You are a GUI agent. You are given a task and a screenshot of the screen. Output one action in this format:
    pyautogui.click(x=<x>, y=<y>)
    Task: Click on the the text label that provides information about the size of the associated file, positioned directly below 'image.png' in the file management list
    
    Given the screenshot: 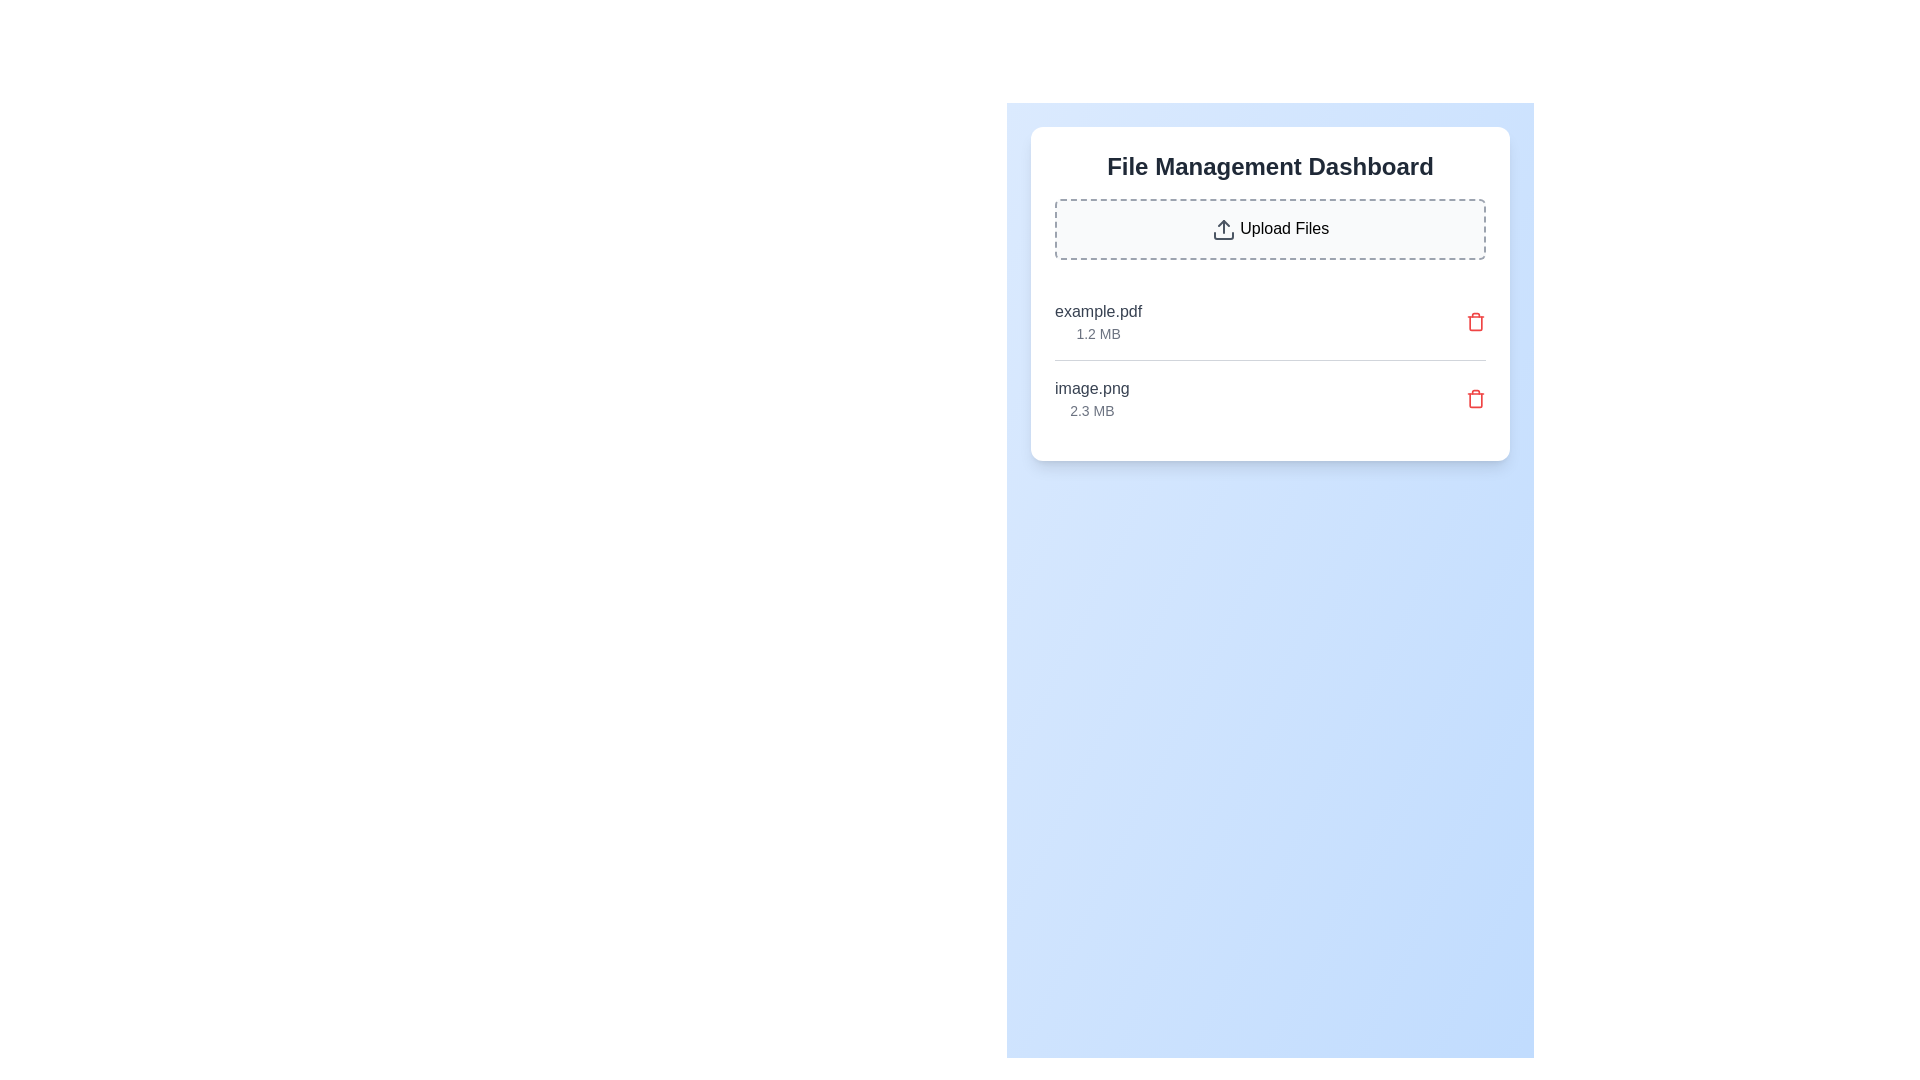 What is the action you would take?
    pyautogui.click(x=1091, y=409)
    